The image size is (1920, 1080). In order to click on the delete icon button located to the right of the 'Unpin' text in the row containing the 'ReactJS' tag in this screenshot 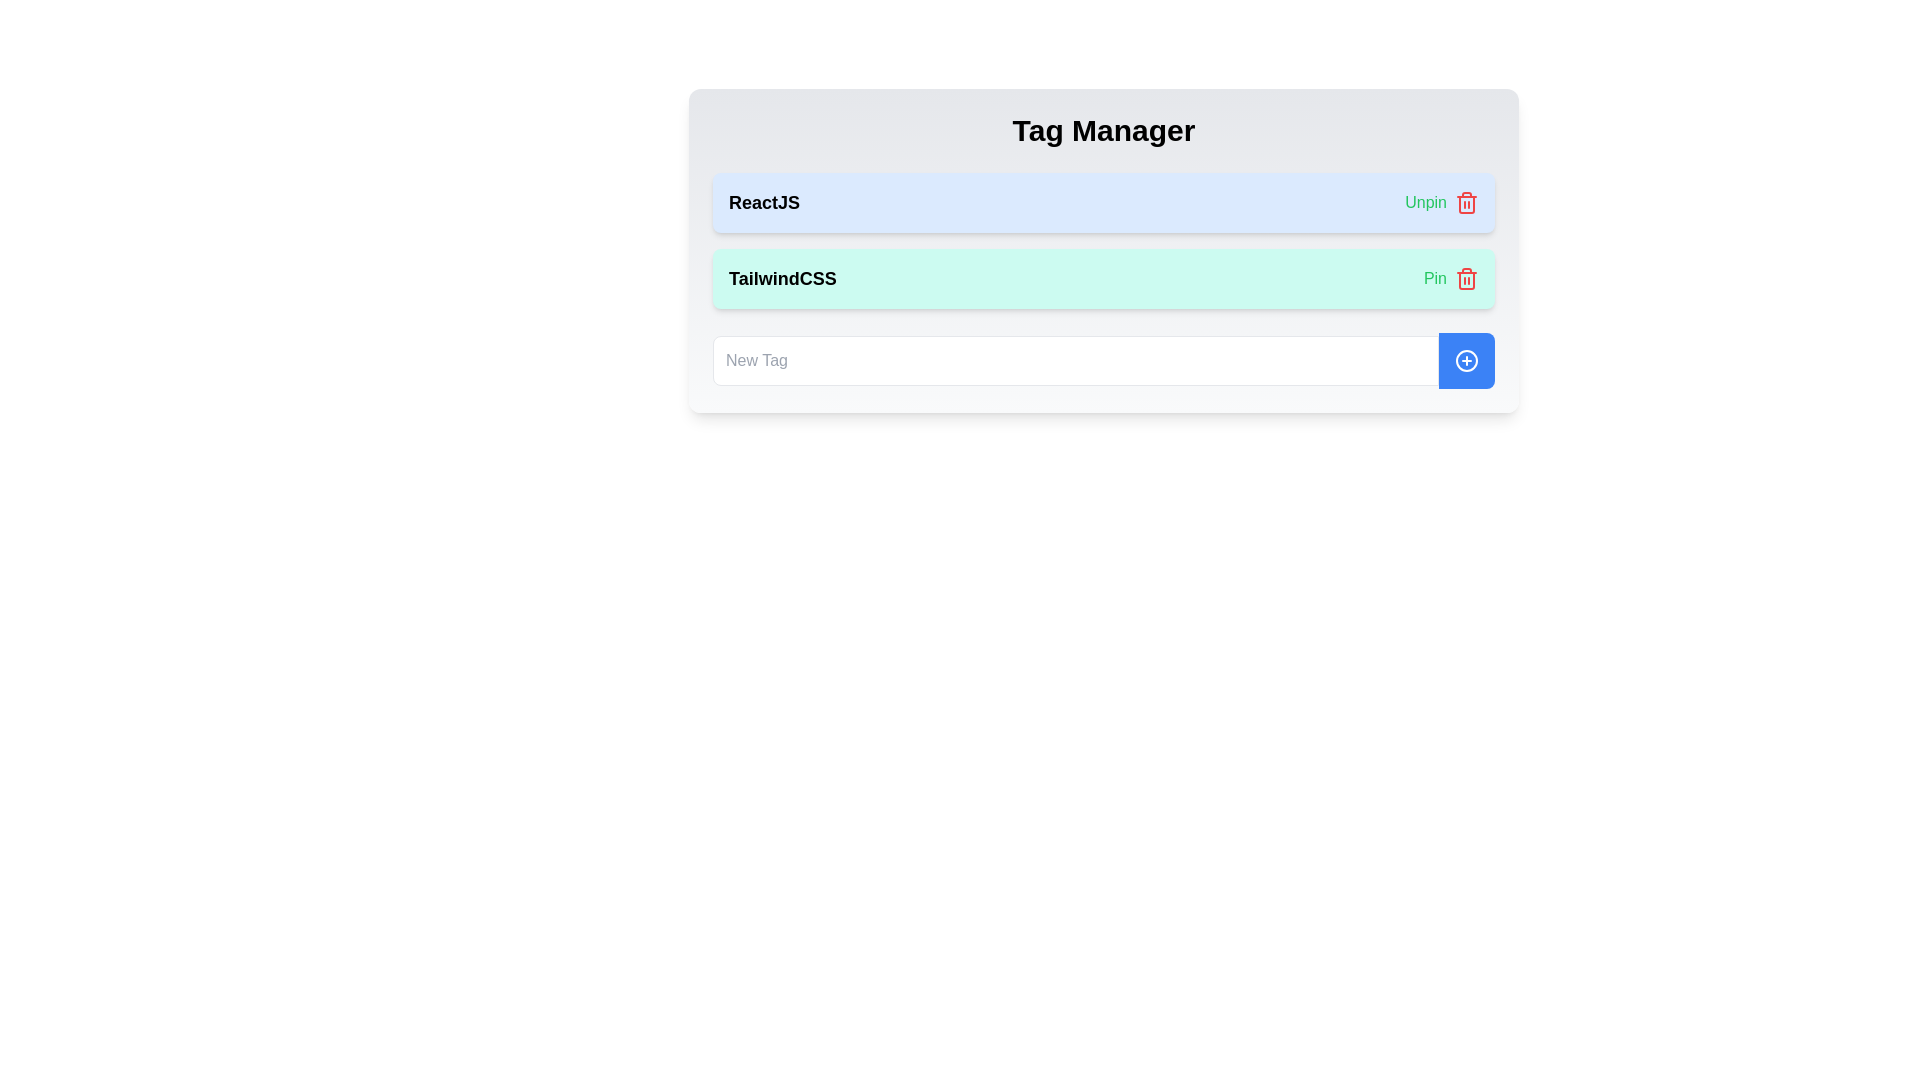, I will do `click(1467, 203)`.